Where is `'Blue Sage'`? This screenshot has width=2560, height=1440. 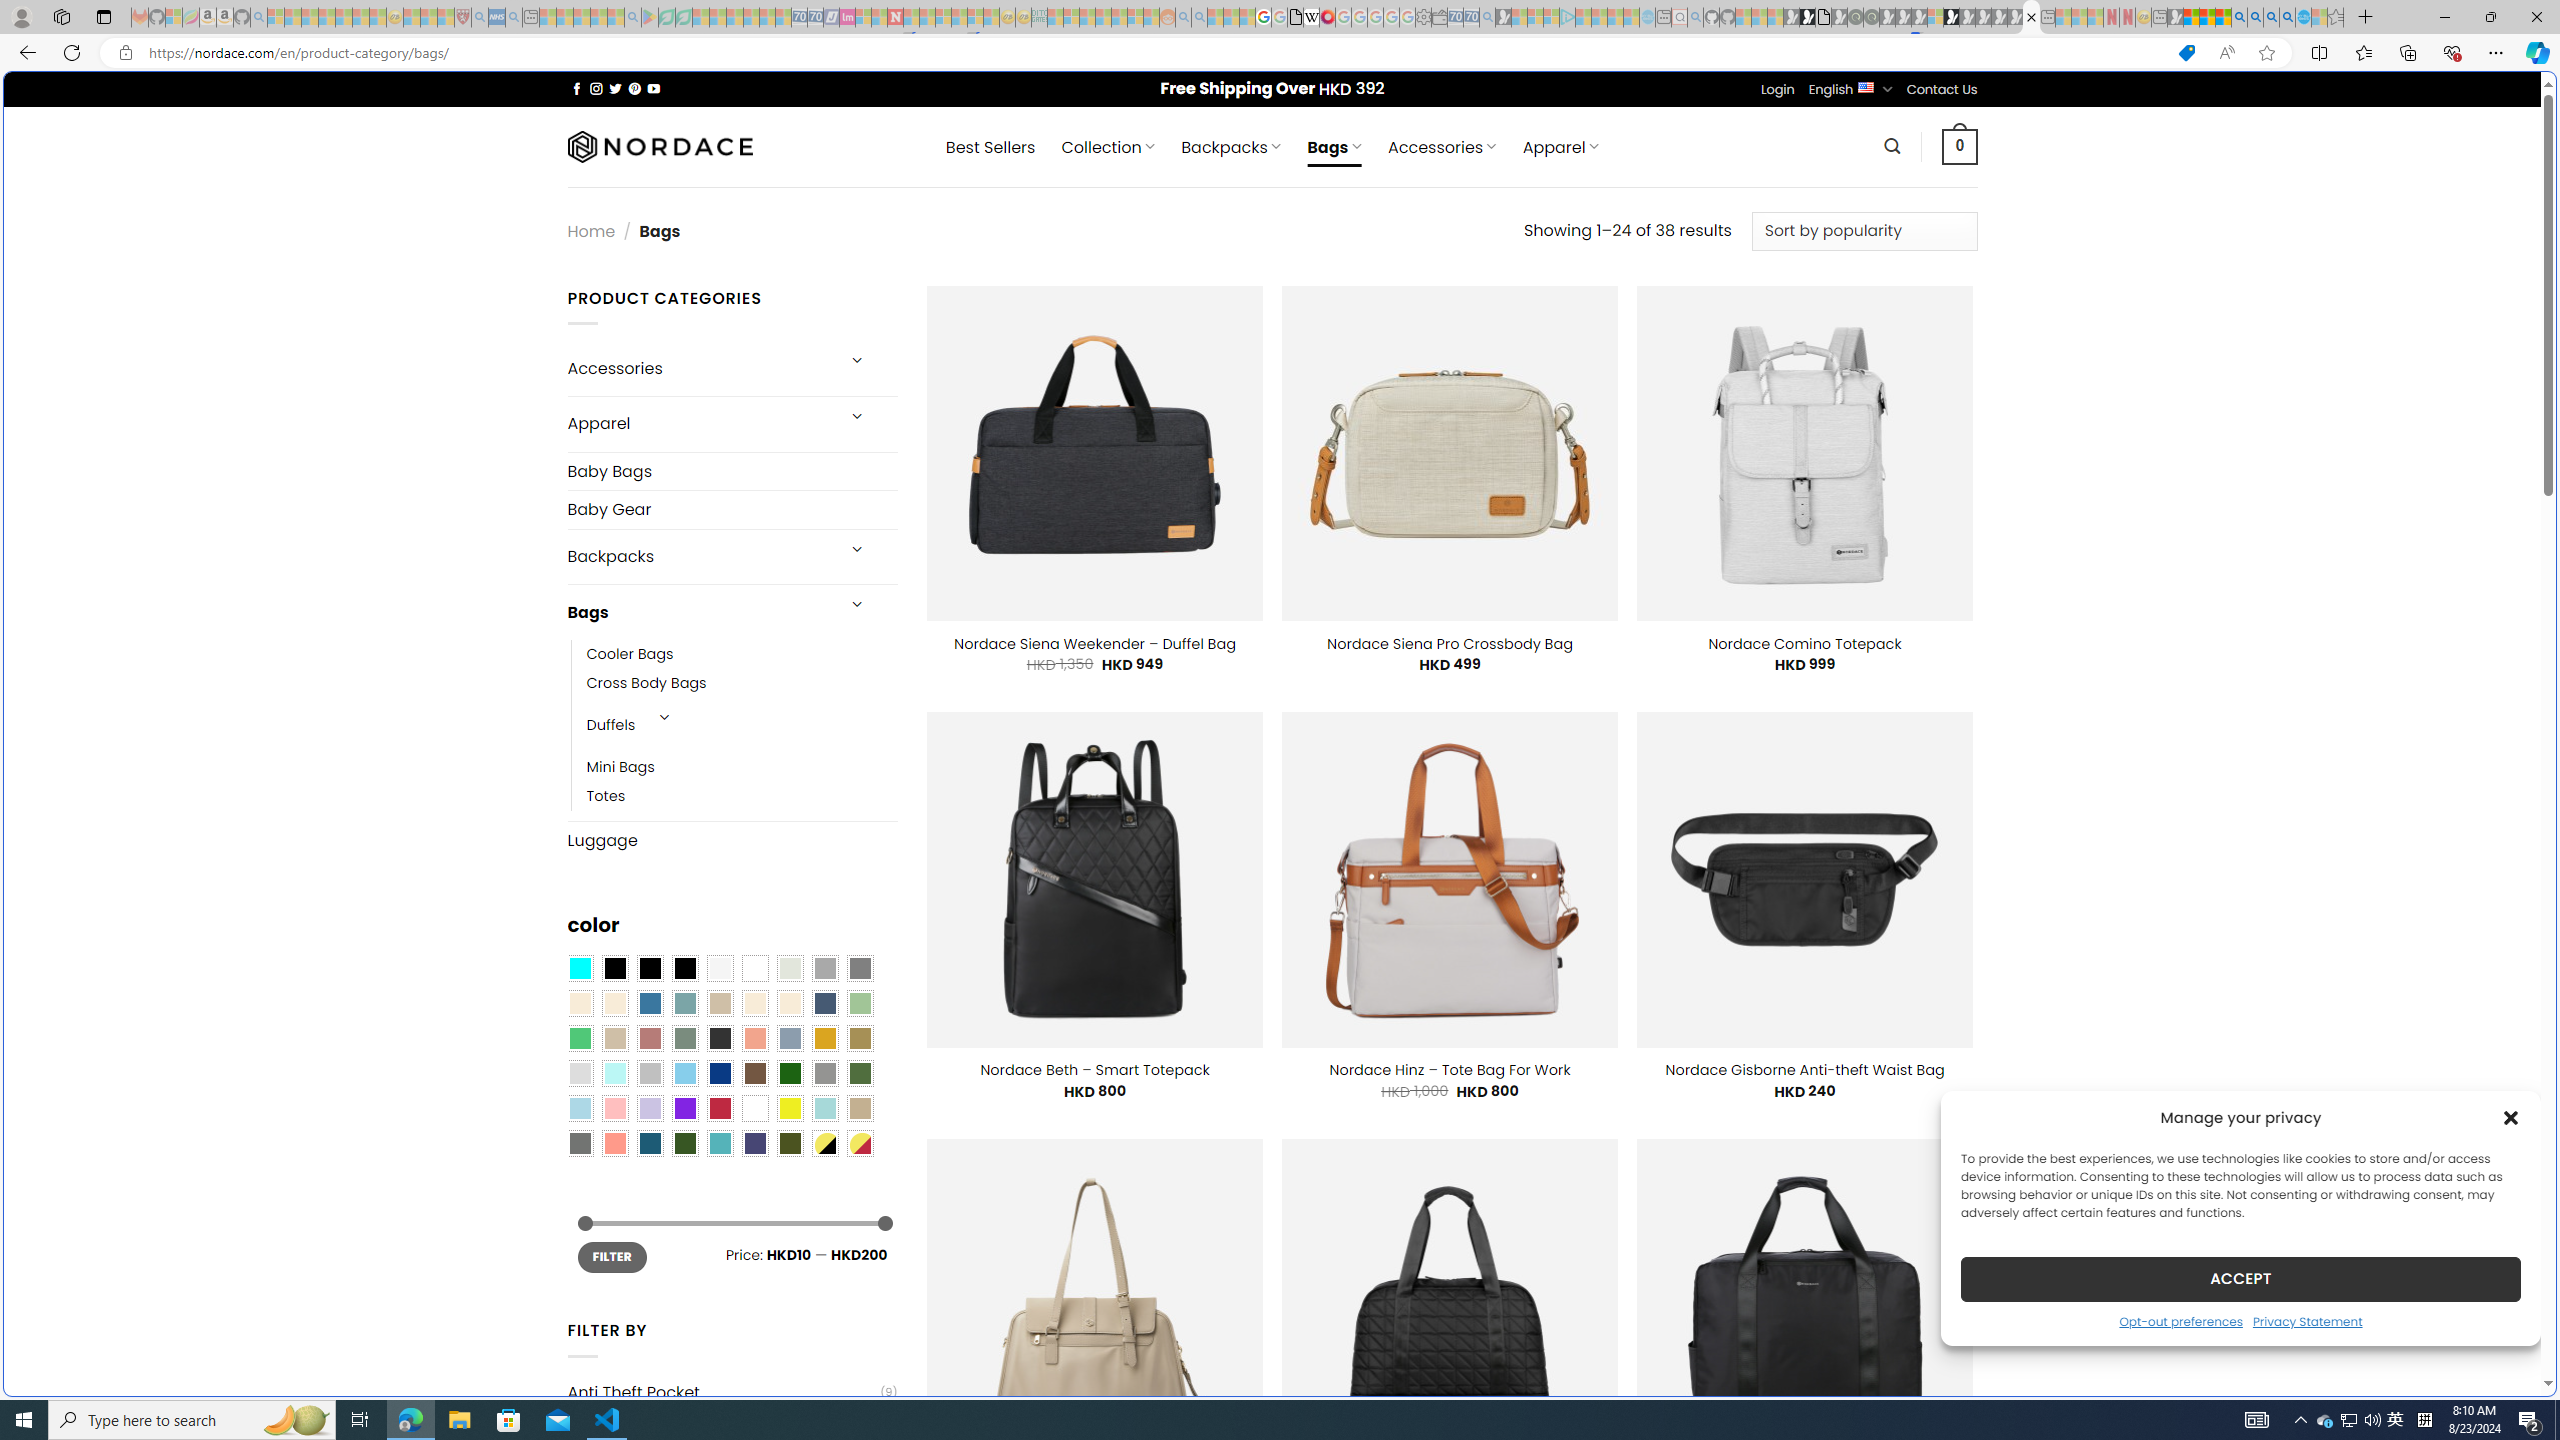
'Blue Sage' is located at coordinates (684, 1003).